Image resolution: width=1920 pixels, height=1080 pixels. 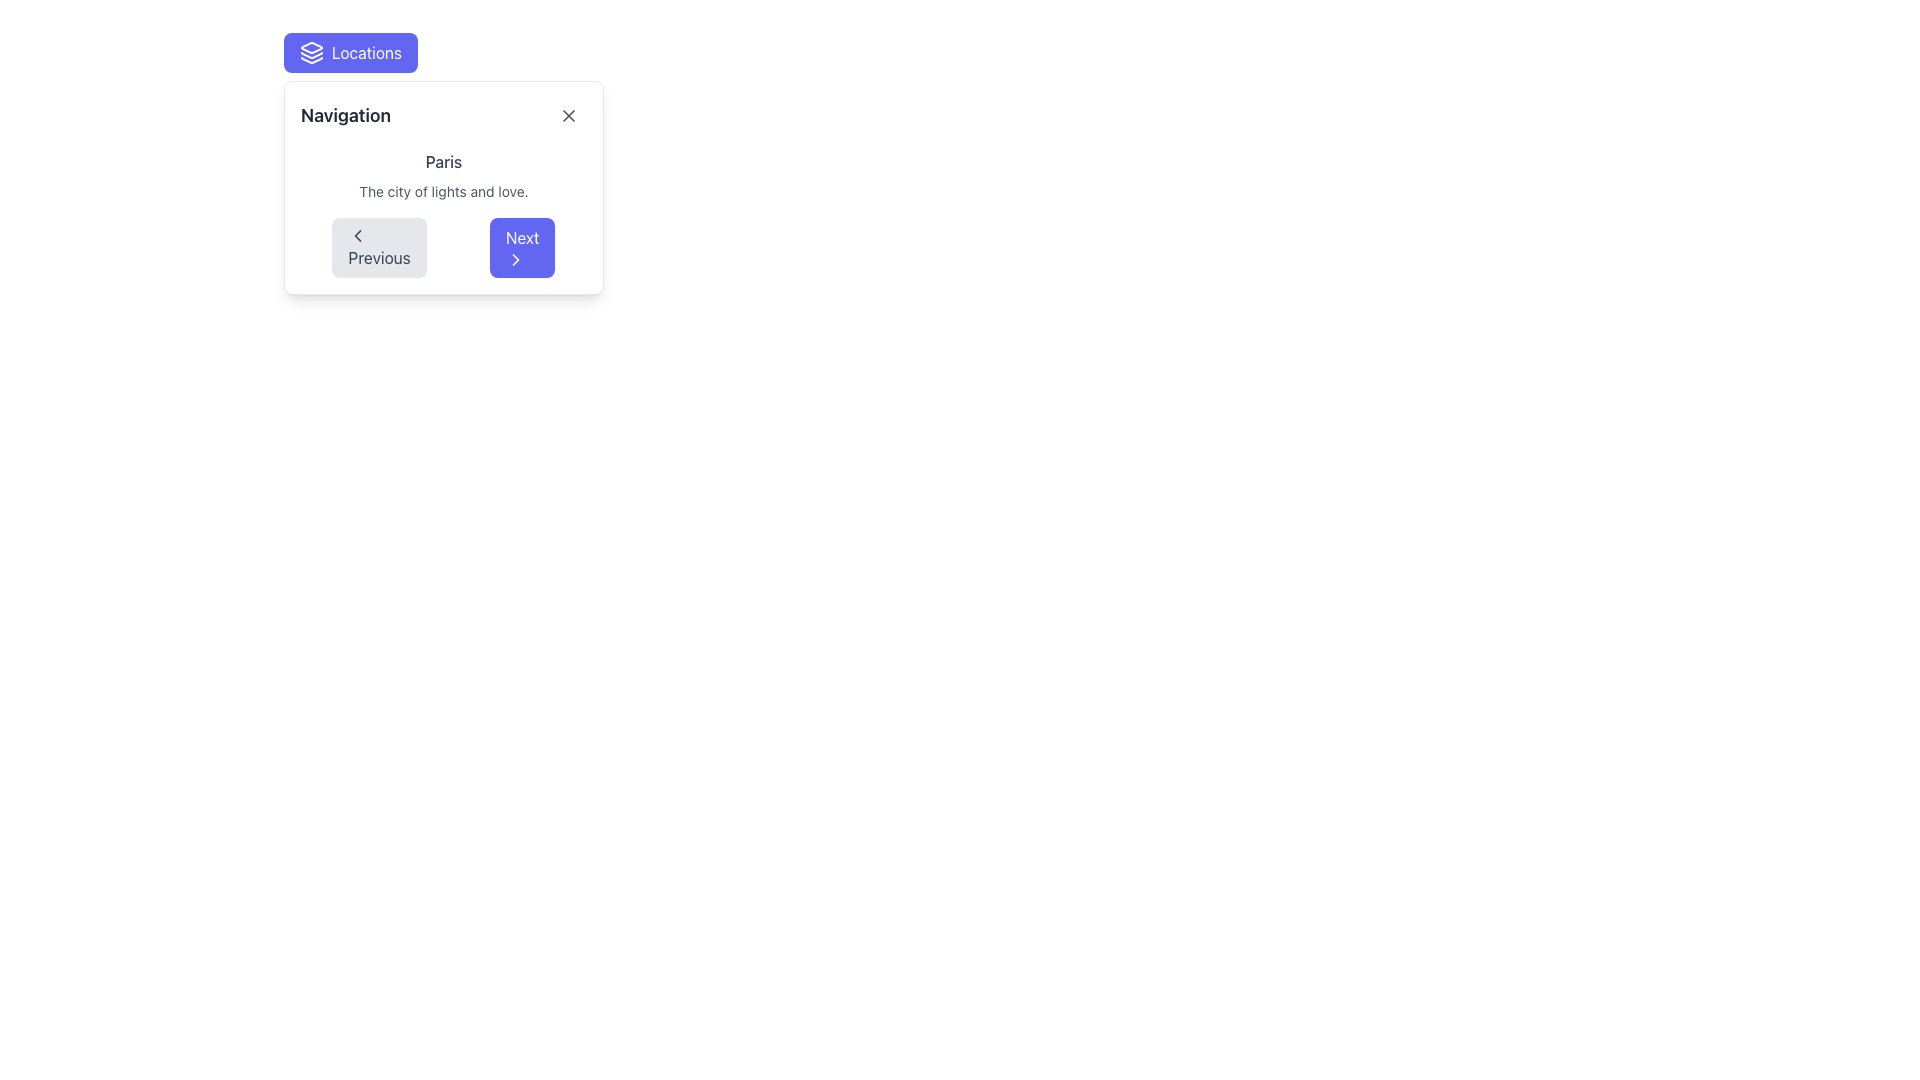 I want to click on the icon located at the leftmost side of the 'Locations' button, which is visually related to location or layers functionality, so click(x=311, y=52).